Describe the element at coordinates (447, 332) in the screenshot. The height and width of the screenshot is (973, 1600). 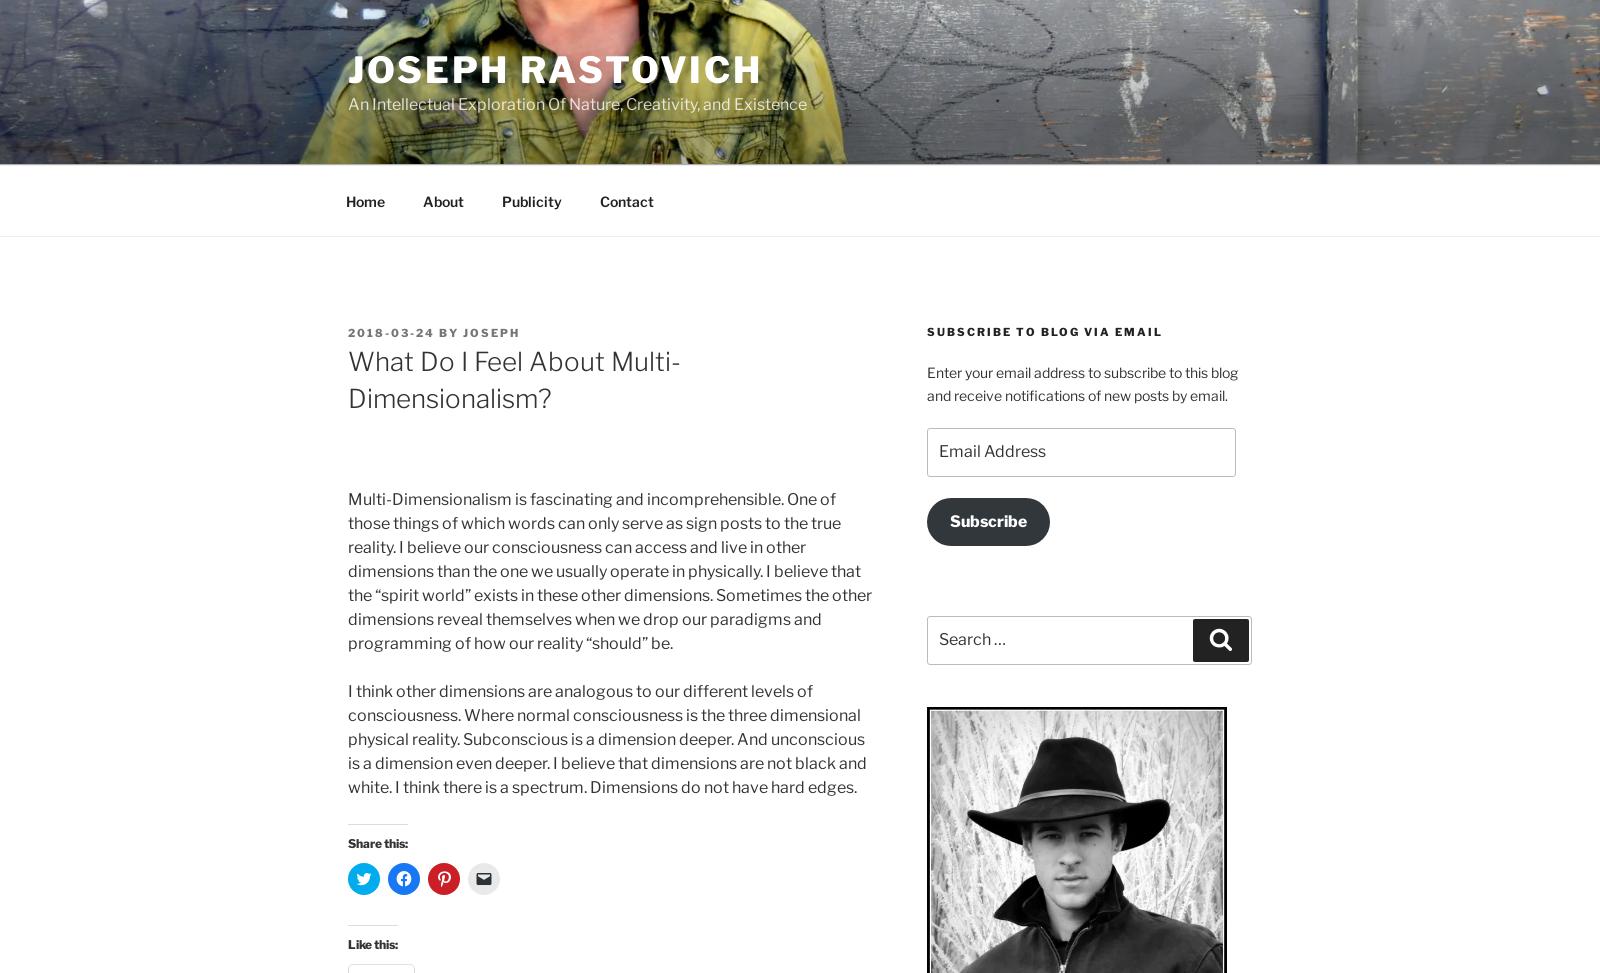
I see `'by'` at that location.